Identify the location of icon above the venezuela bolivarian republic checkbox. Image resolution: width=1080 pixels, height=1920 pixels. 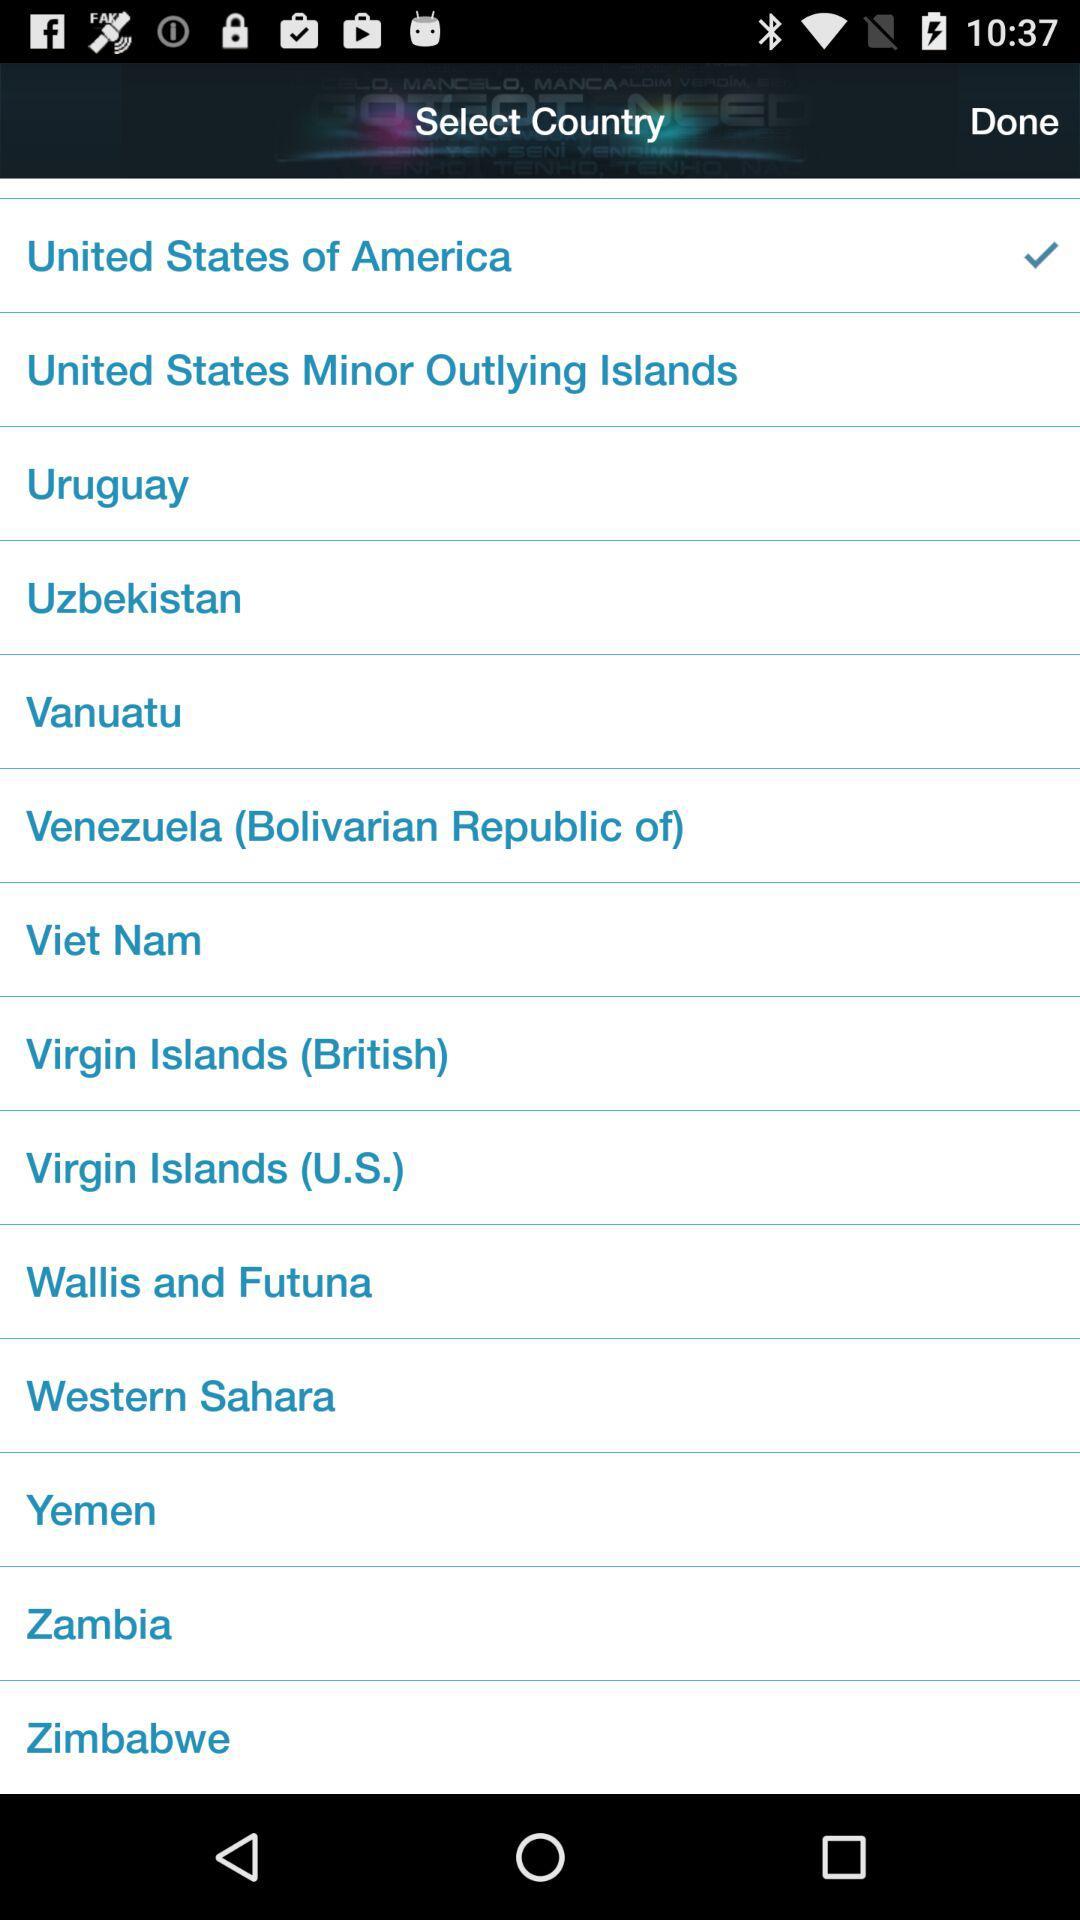
(540, 711).